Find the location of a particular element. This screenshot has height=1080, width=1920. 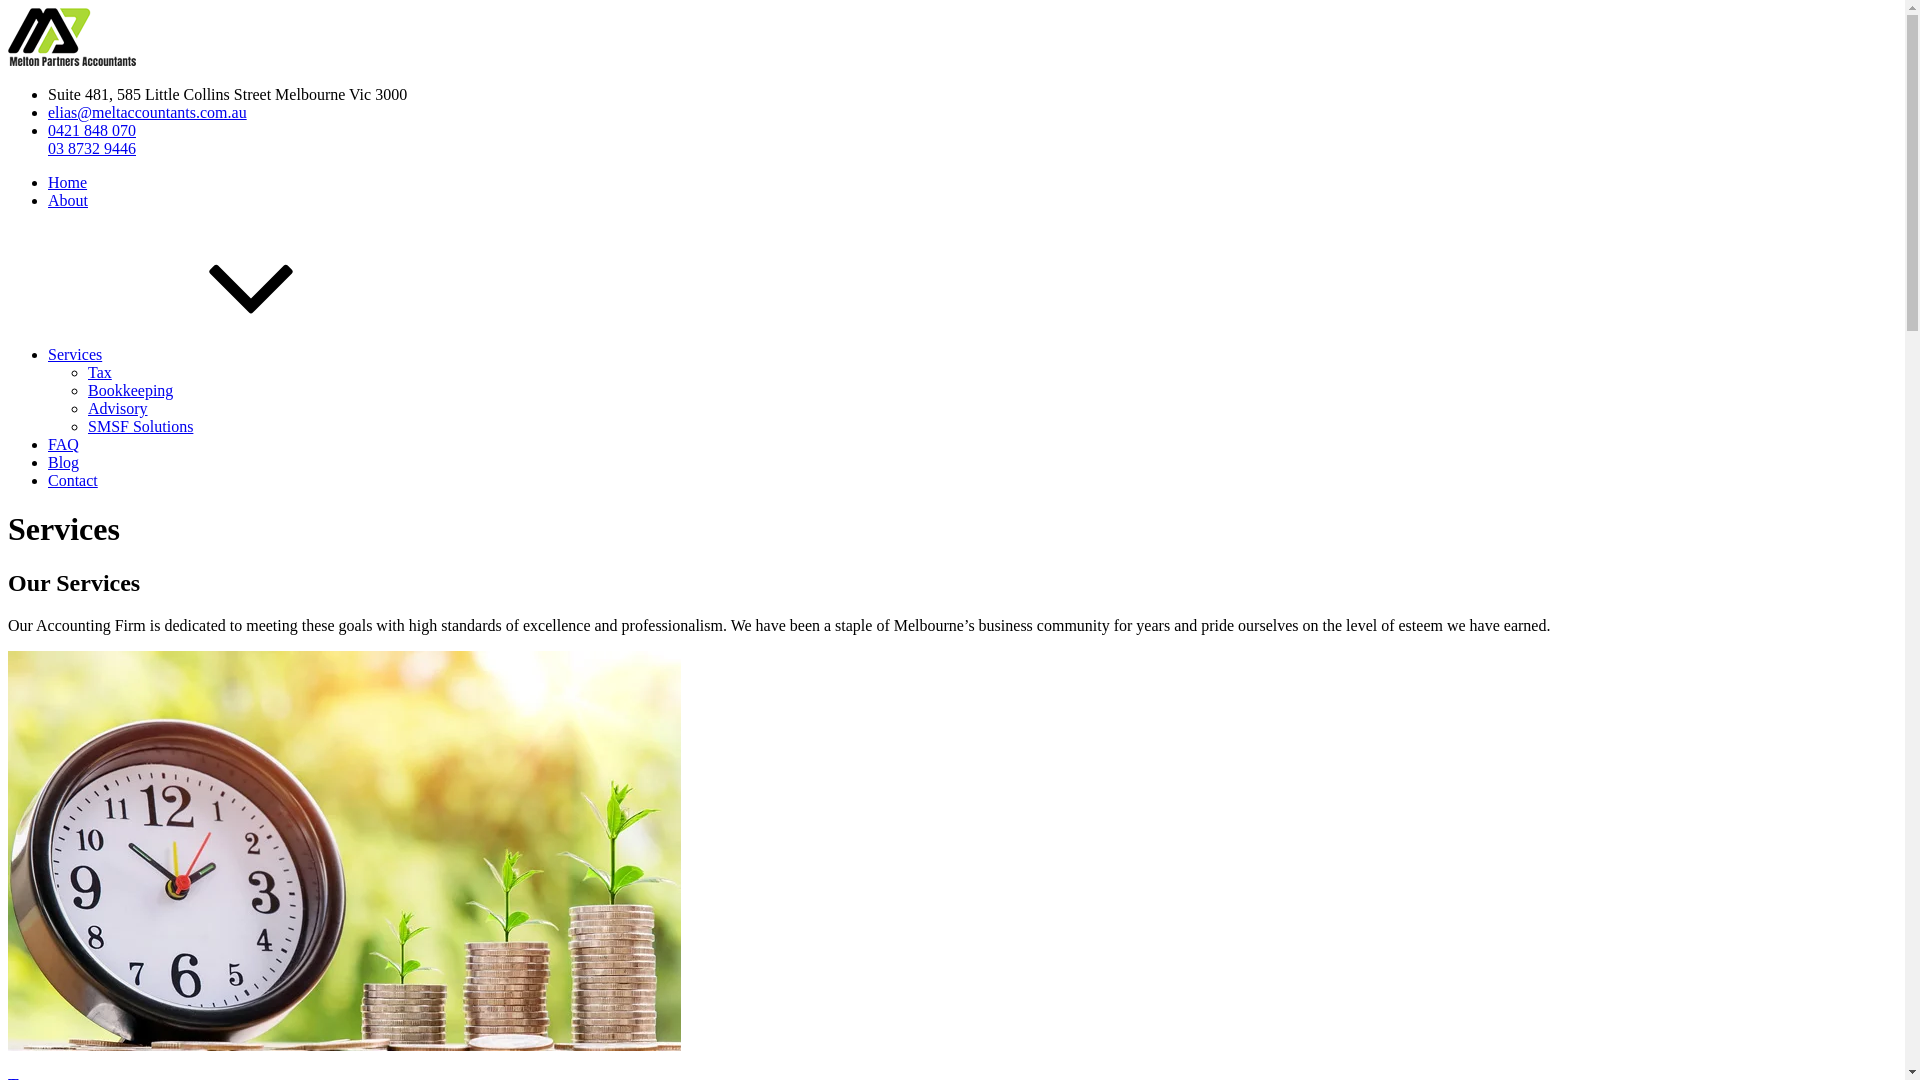

'Advisory' is located at coordinates (117, 407).